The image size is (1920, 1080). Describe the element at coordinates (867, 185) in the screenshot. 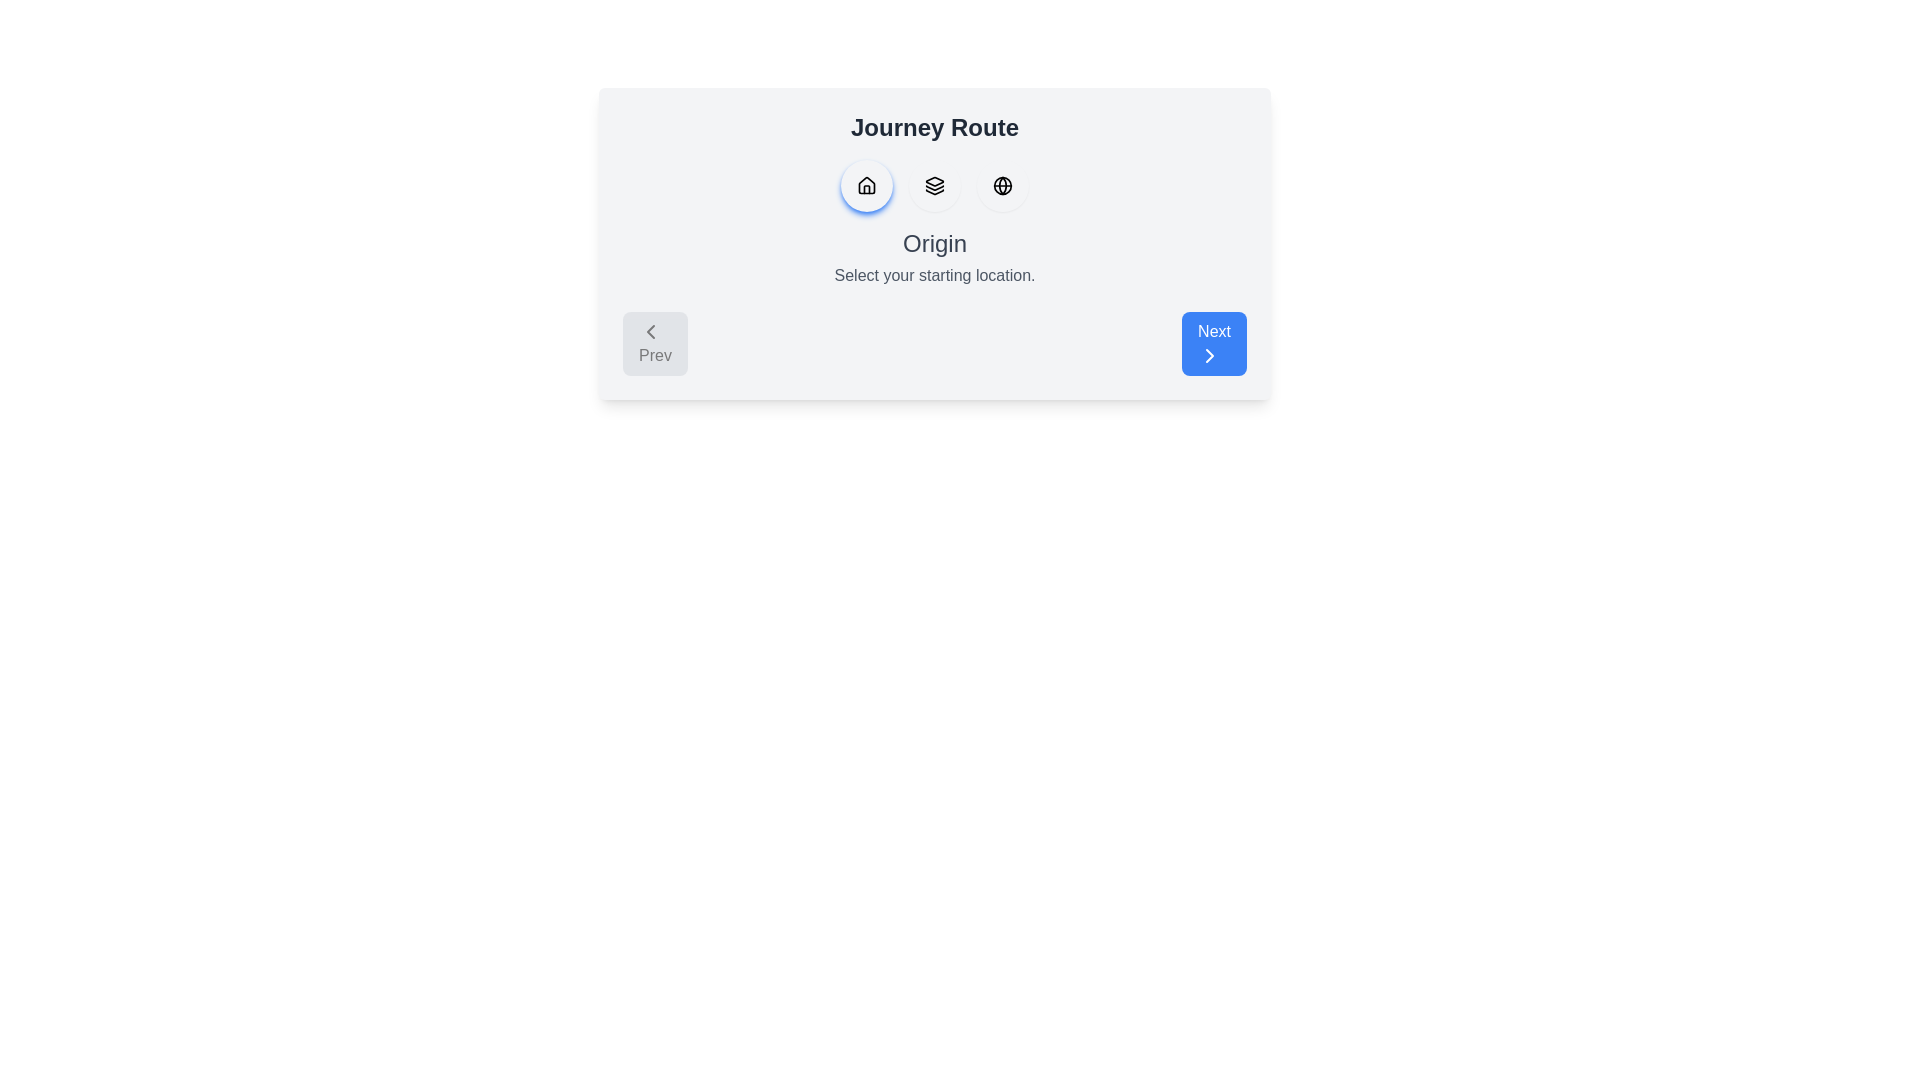

I see `the first circular button with a blue-tinted border and a house icon` at that location.